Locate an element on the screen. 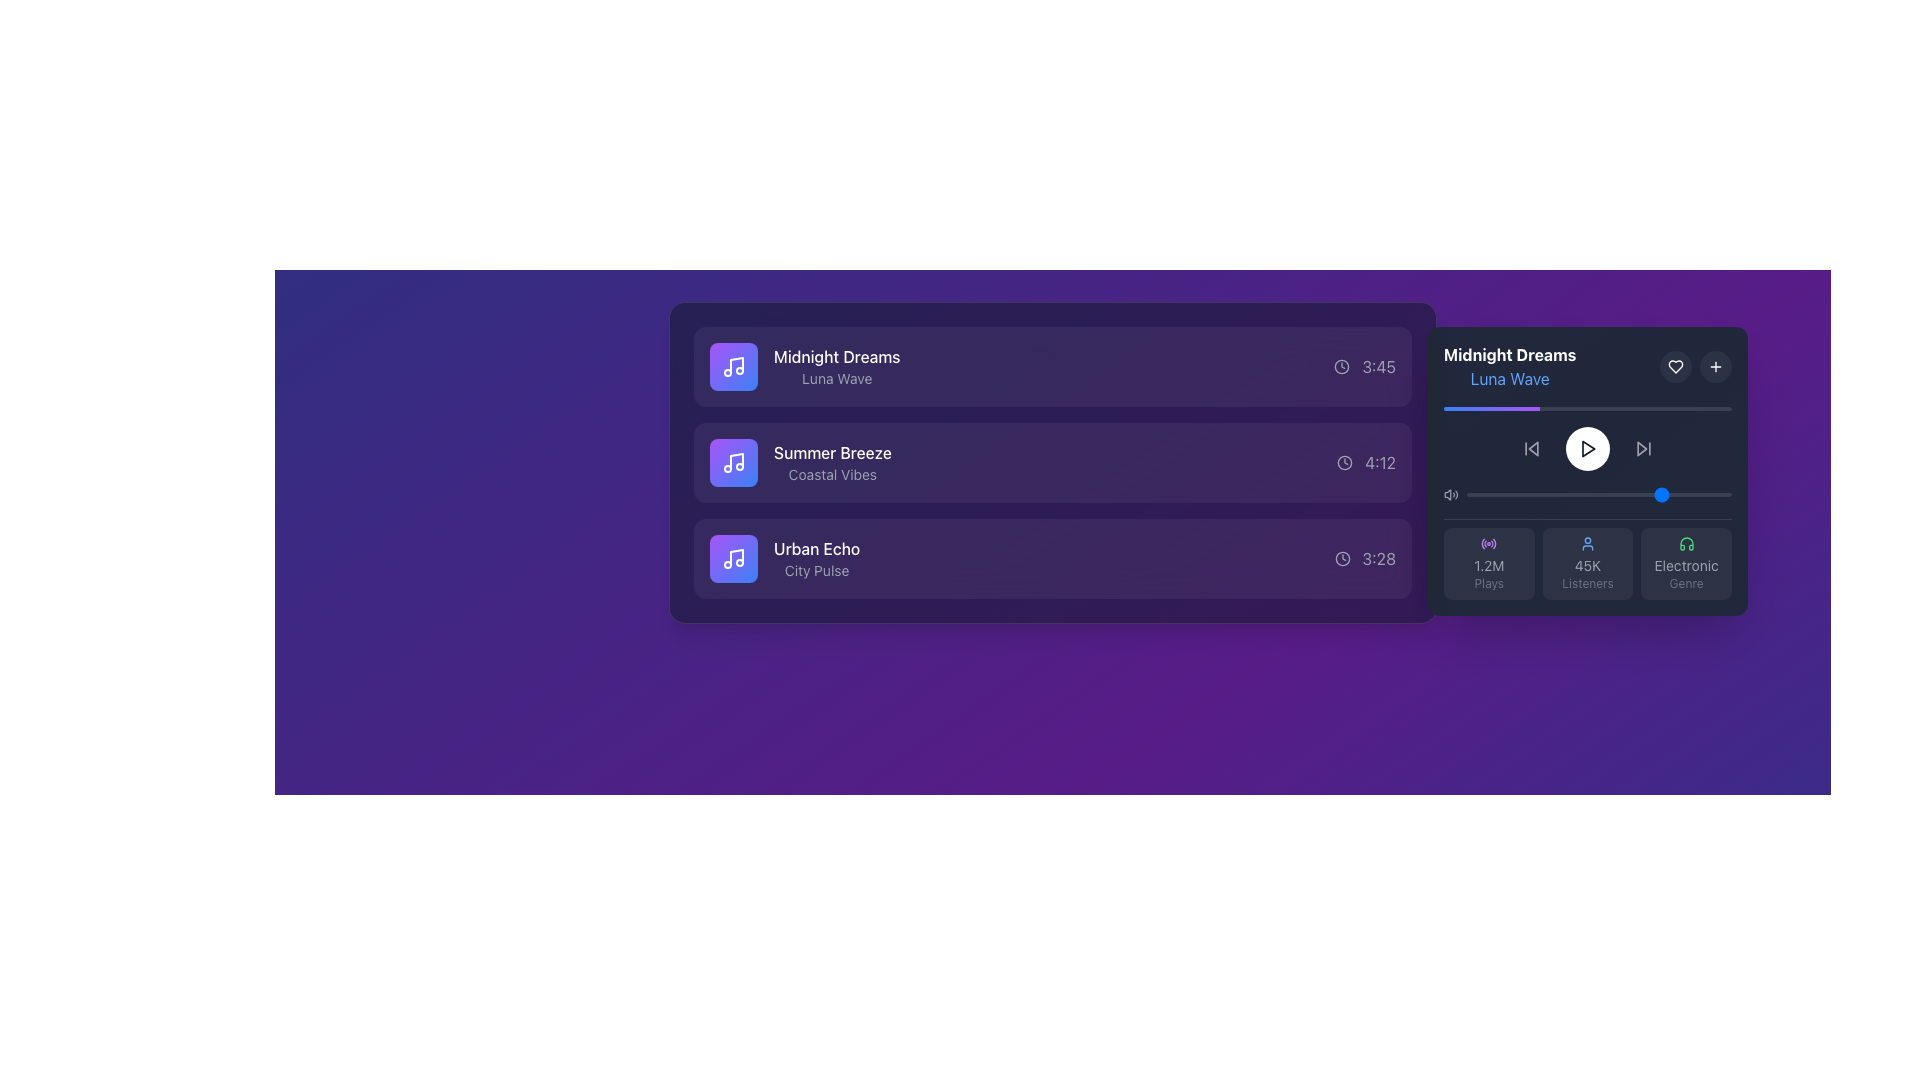  the slider is located at coordinates (1699, 494).